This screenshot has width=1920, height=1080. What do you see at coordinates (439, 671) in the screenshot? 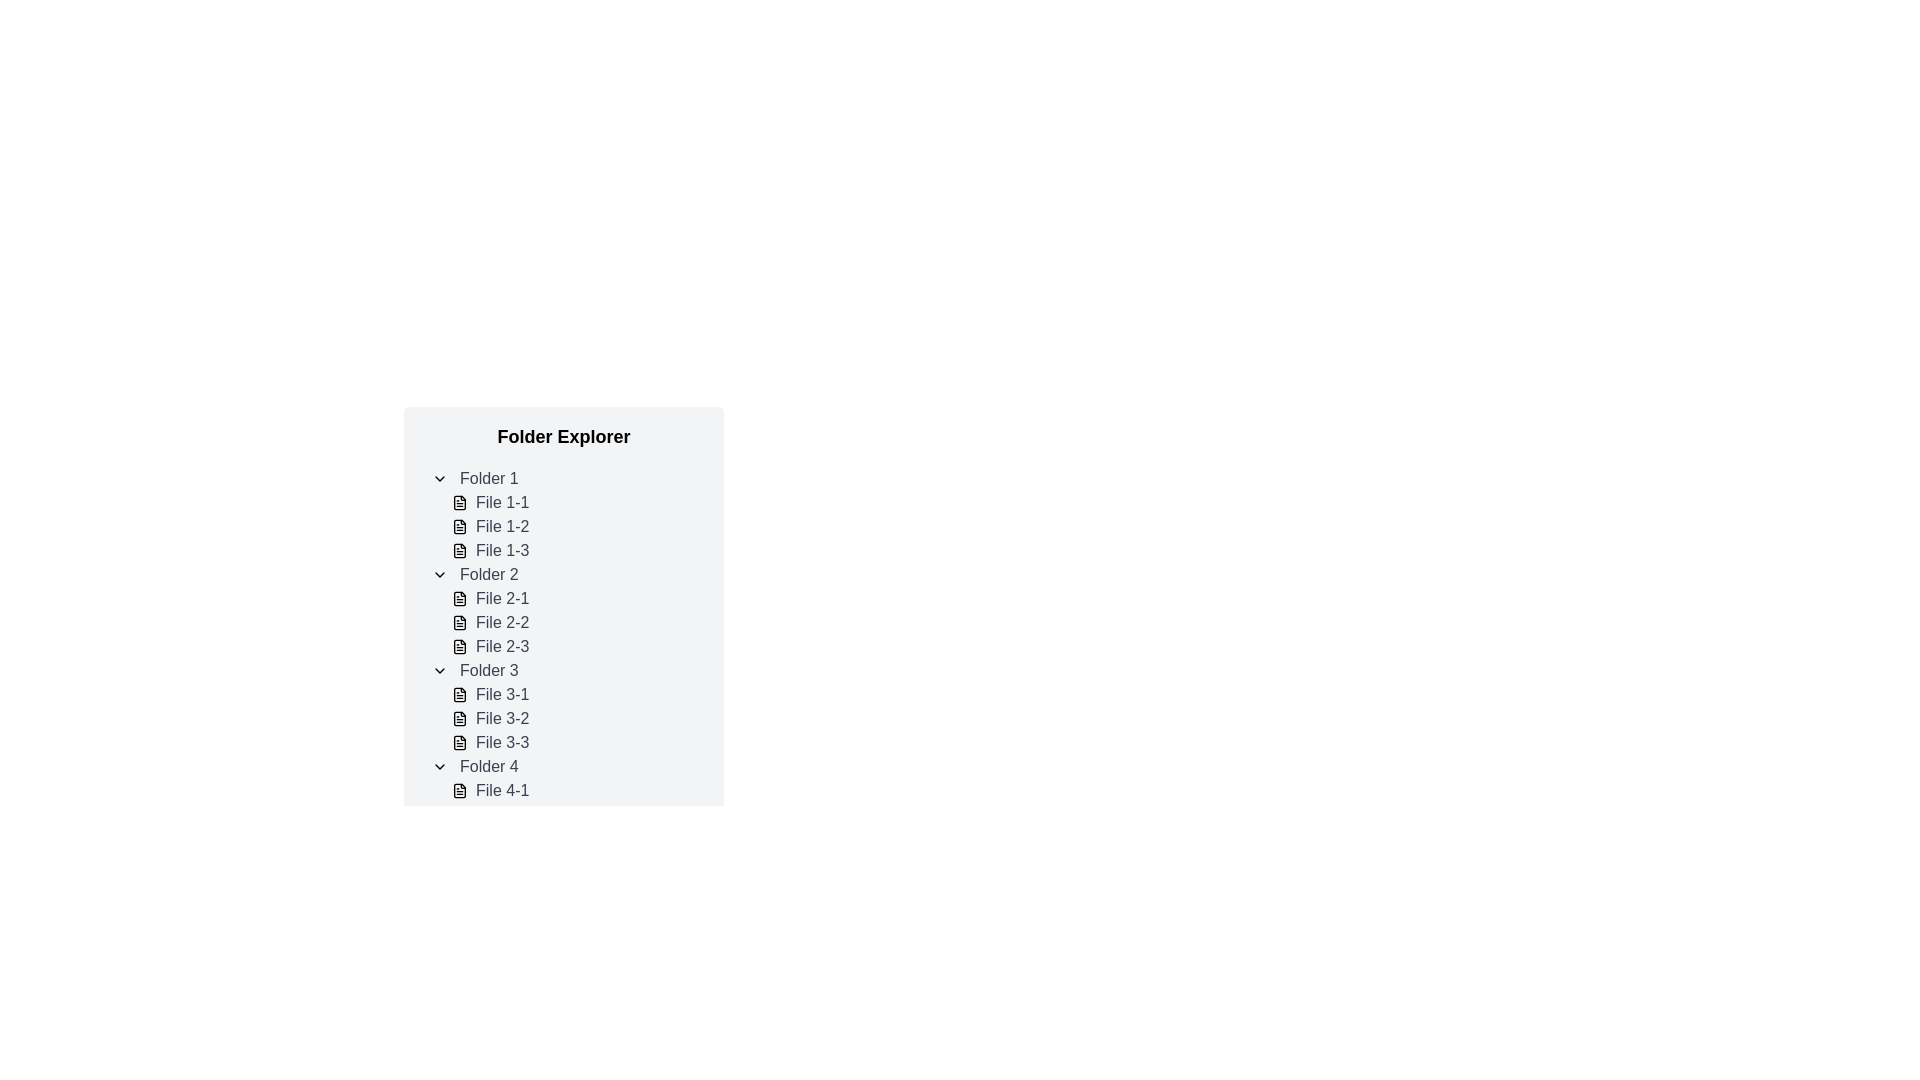
I see `the Chevron Down Icon` at bounding box center [439, 671].